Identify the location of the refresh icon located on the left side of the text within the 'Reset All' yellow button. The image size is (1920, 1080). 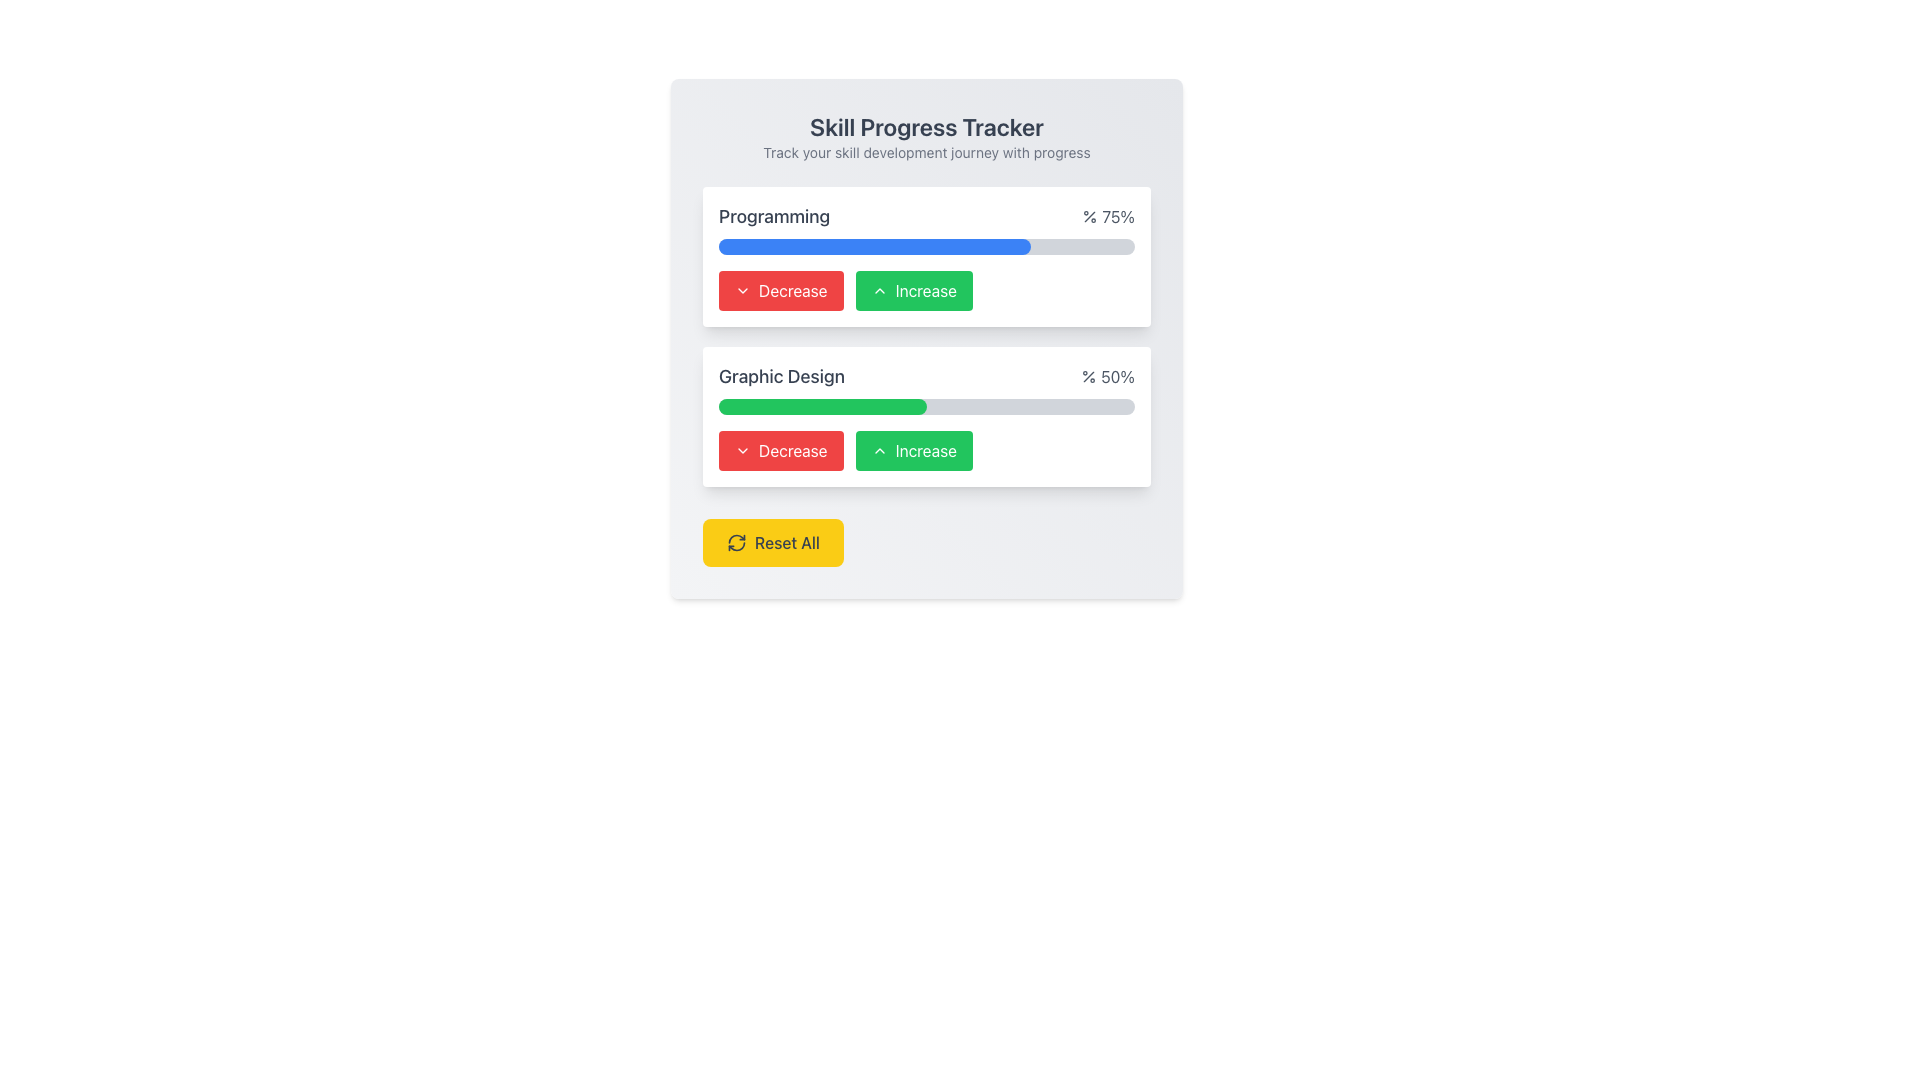
(736, 543).